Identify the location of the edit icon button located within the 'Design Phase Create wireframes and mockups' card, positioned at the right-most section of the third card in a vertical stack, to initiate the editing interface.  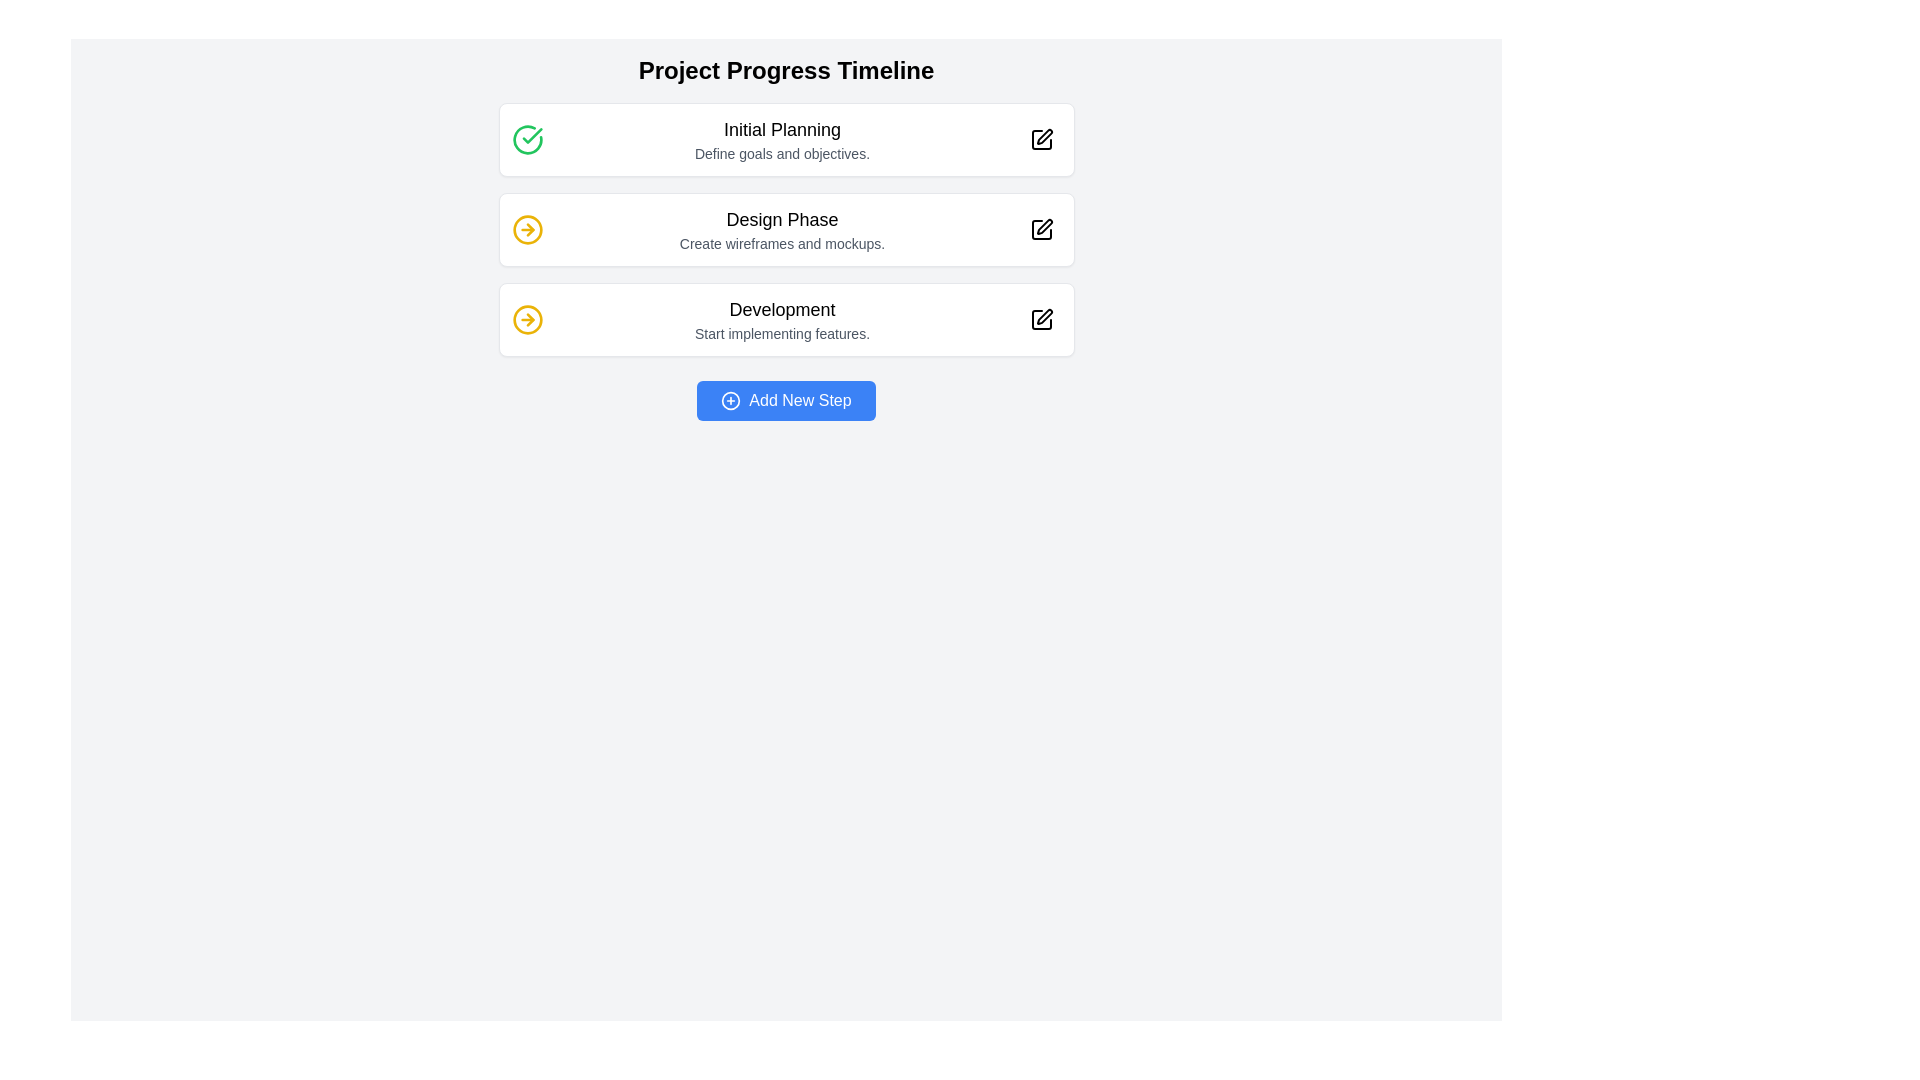
(1040, 229).